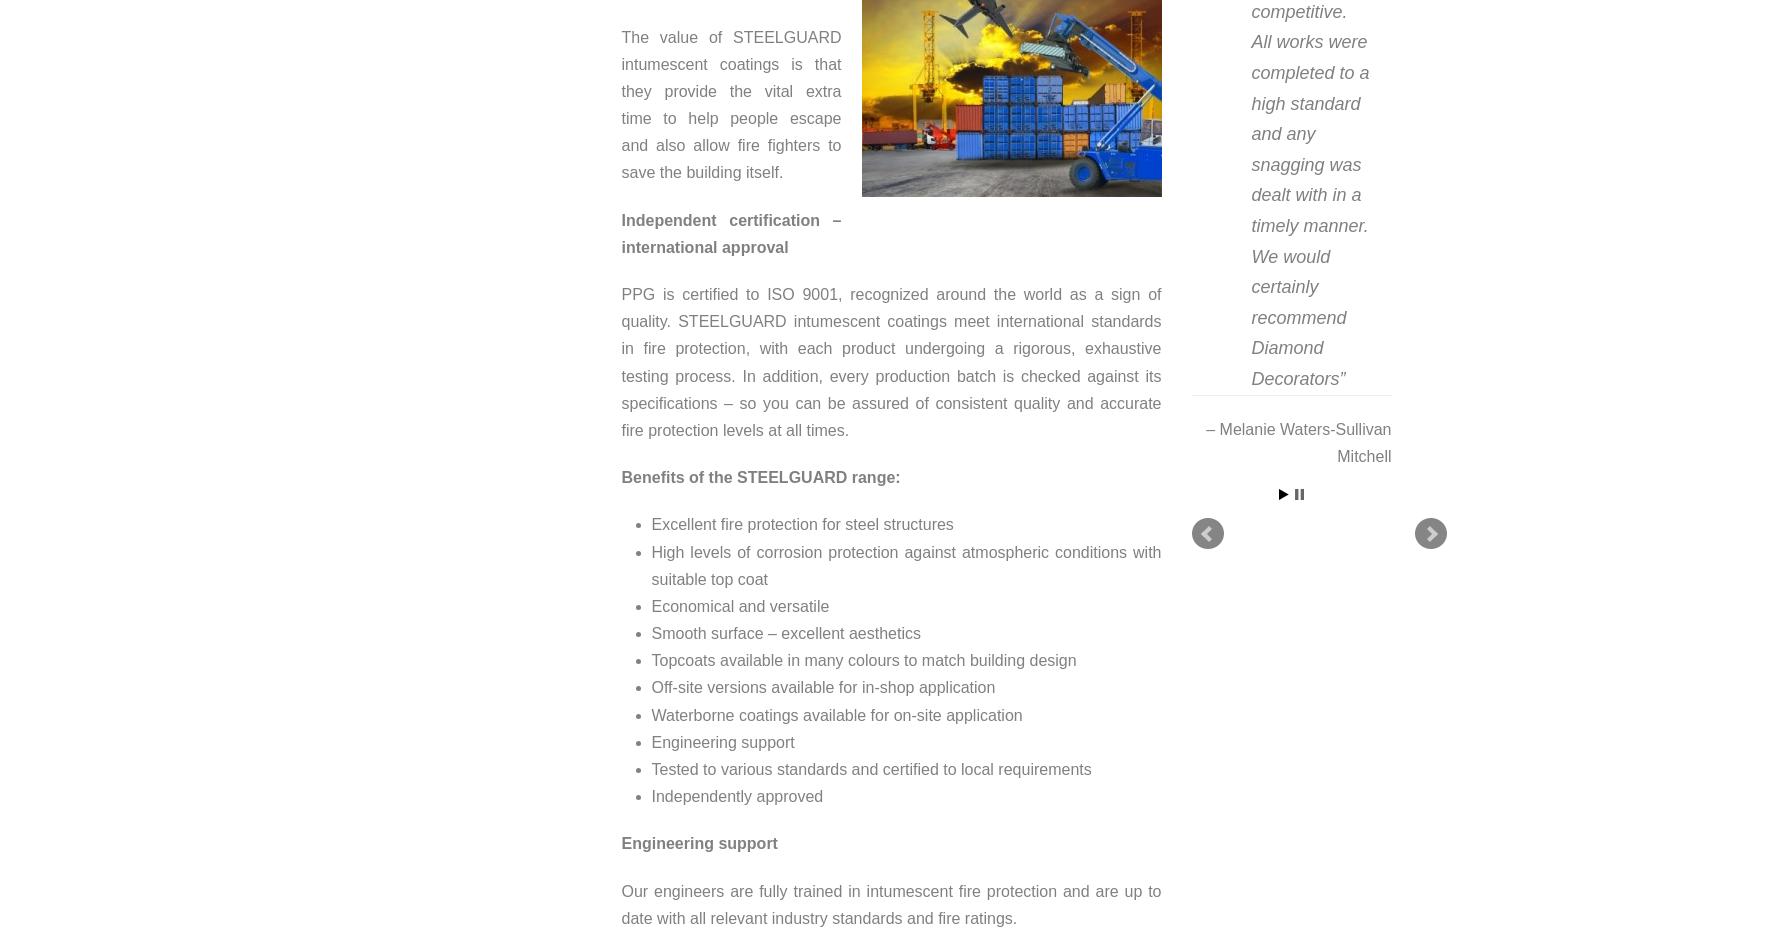 The image size is (1783, 939). I want to click on 'Independent certification – international approval', so click(621, 232).